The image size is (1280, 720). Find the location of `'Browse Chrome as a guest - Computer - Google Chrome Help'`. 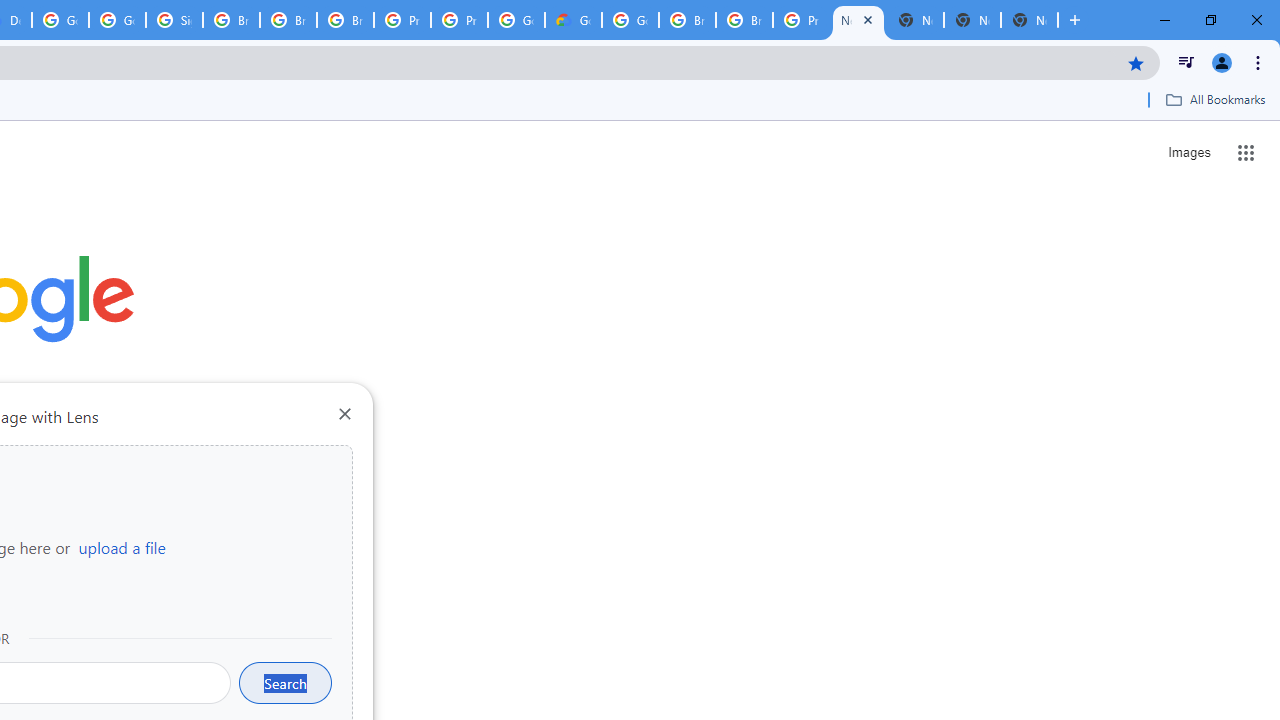

'Browse Chrome as a guest - Computer - Google Chrome Help' is located at coordinates (231, 20).